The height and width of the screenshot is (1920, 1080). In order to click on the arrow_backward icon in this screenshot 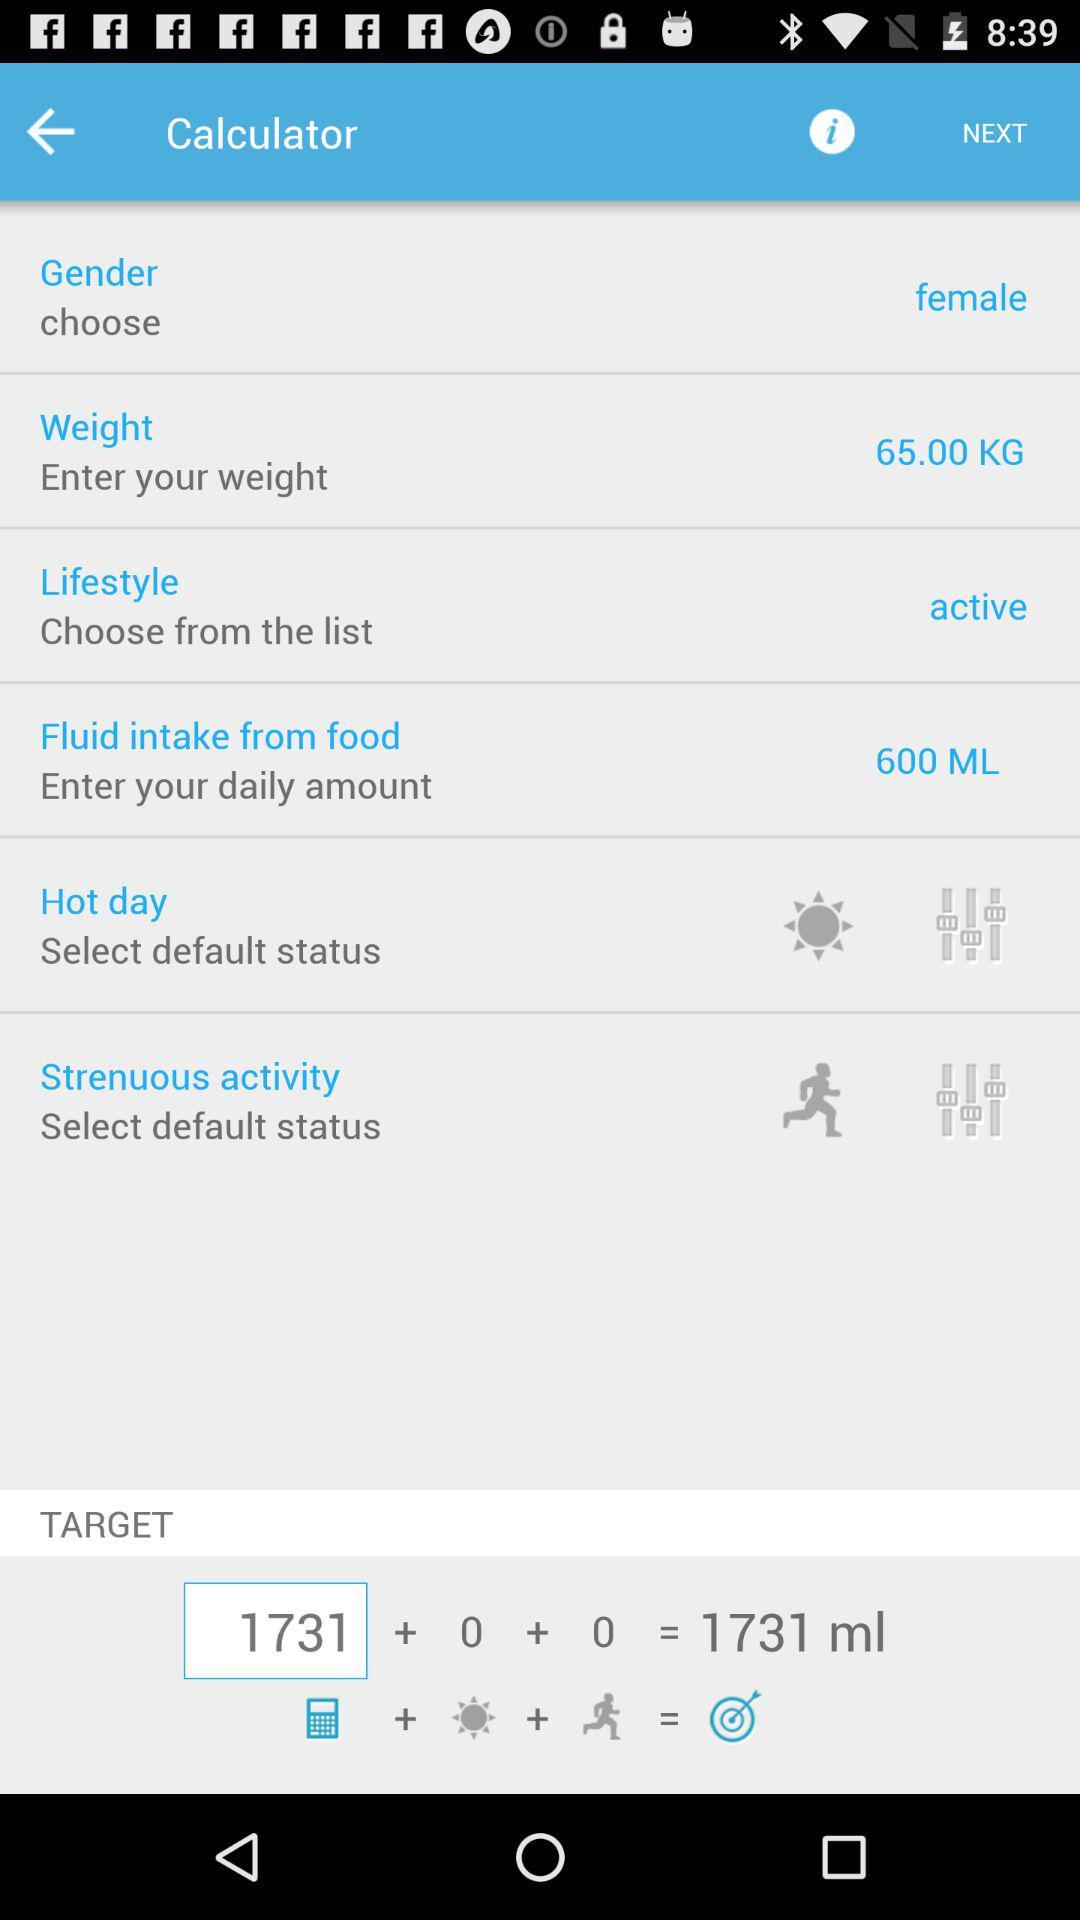, I will do `click(76, 140)`.